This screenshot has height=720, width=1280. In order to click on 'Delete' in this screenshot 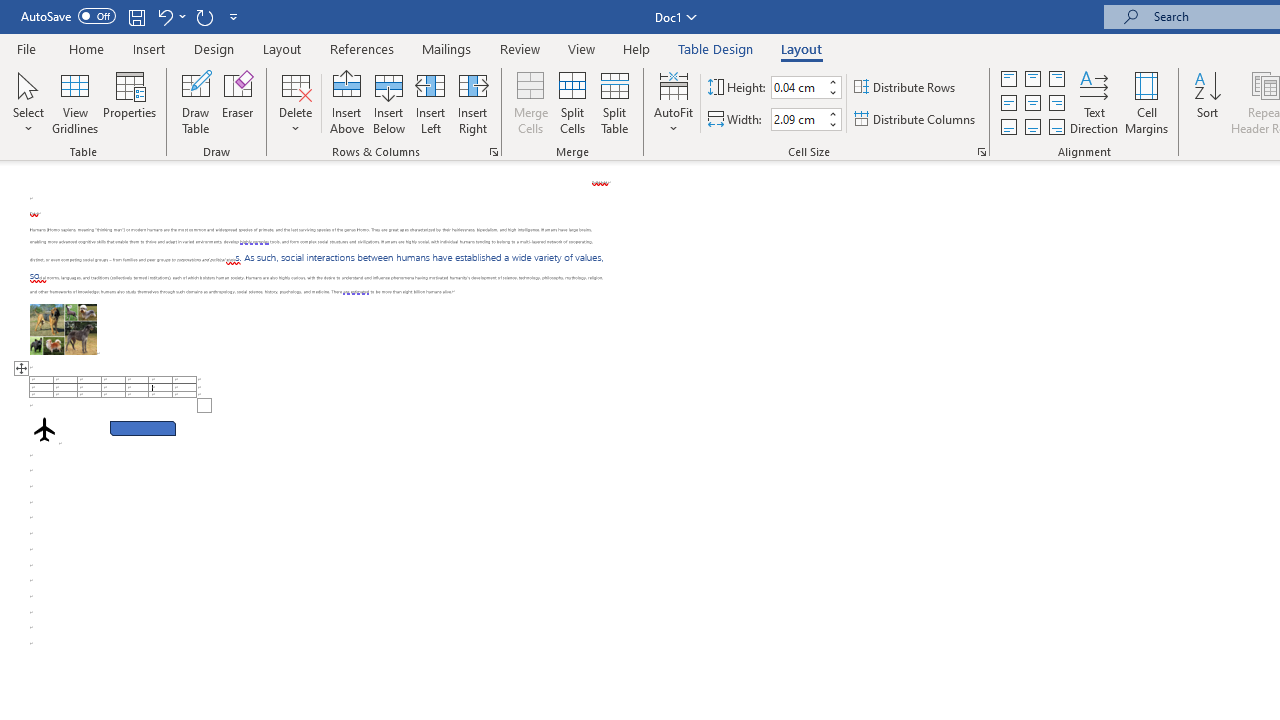, I will do `click(295, 103)`.